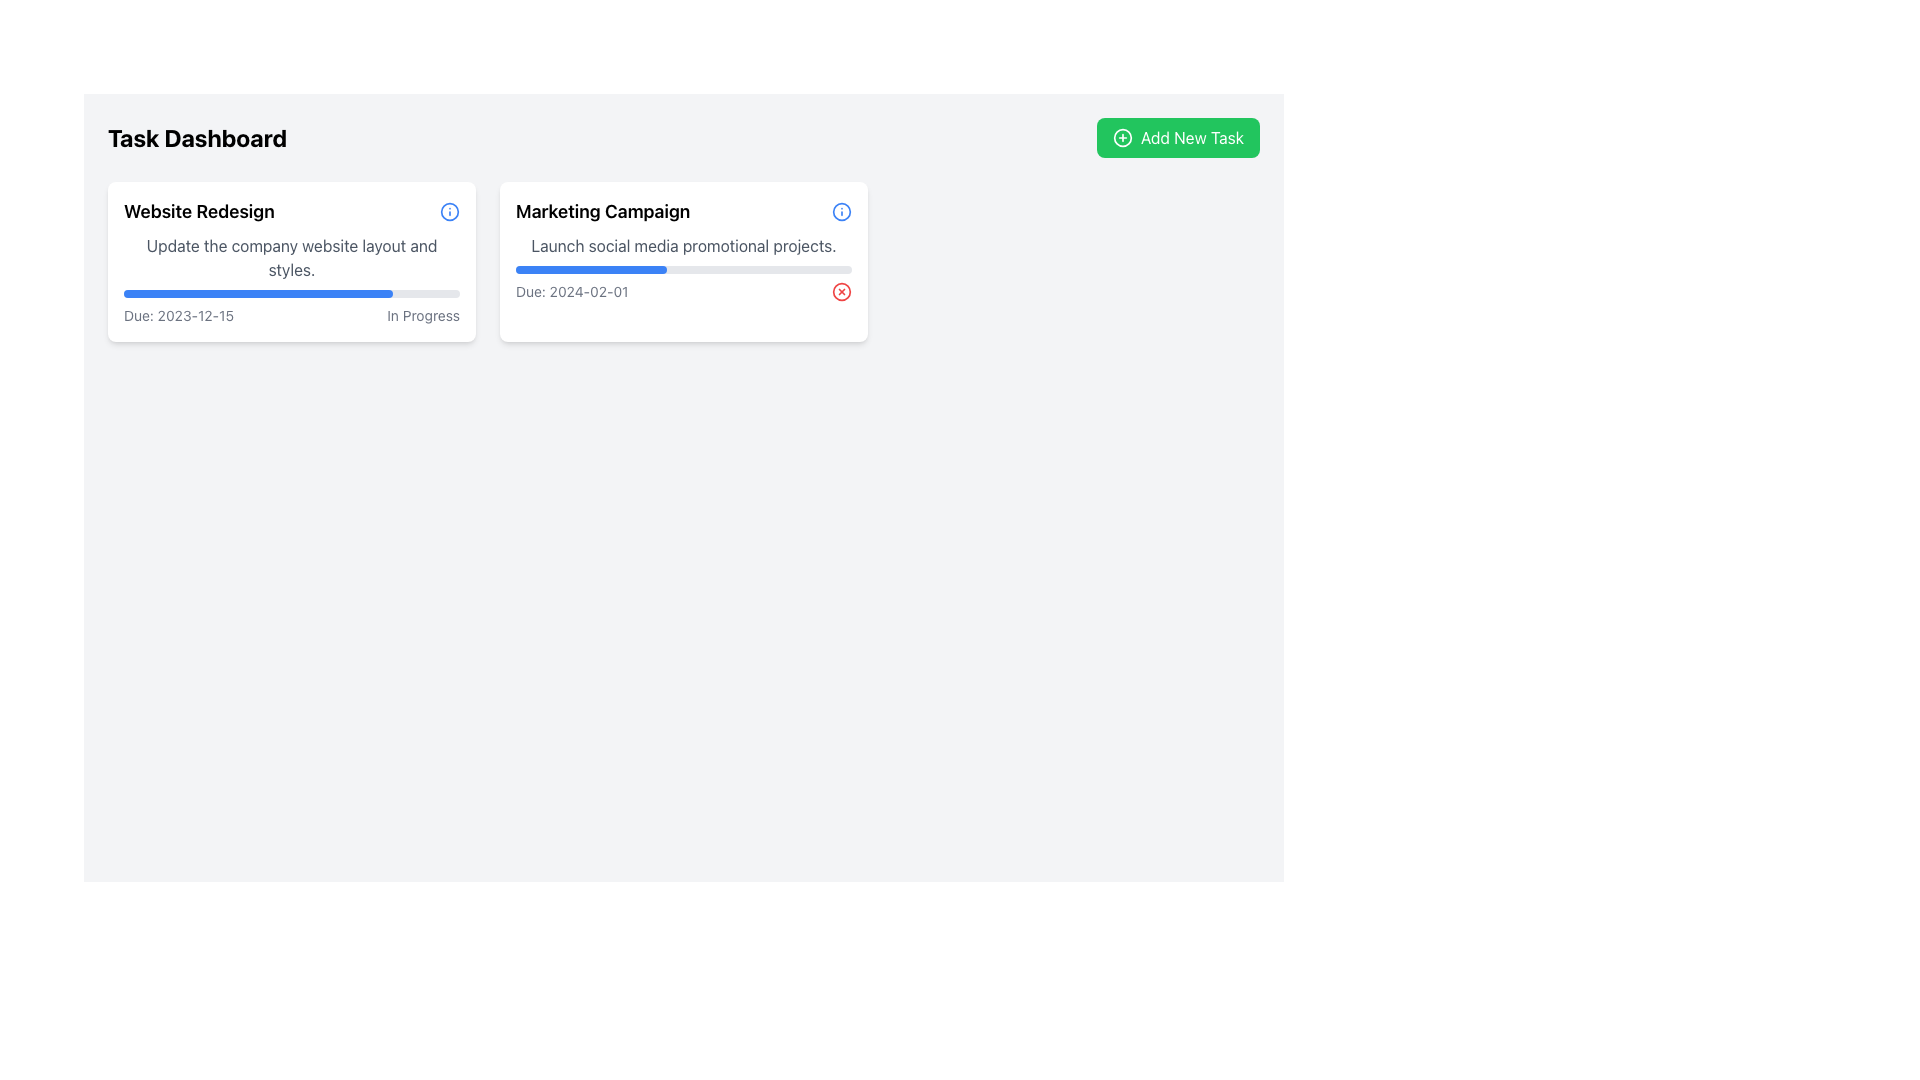 Image resolution: width=1920 pixels, height=1080 pixels. I want to click on the Progress Bar located inside the 'Website Redesign' card in the 'Task Dashboard', which visually indicates the progress of the associated task, so click(257, 293).